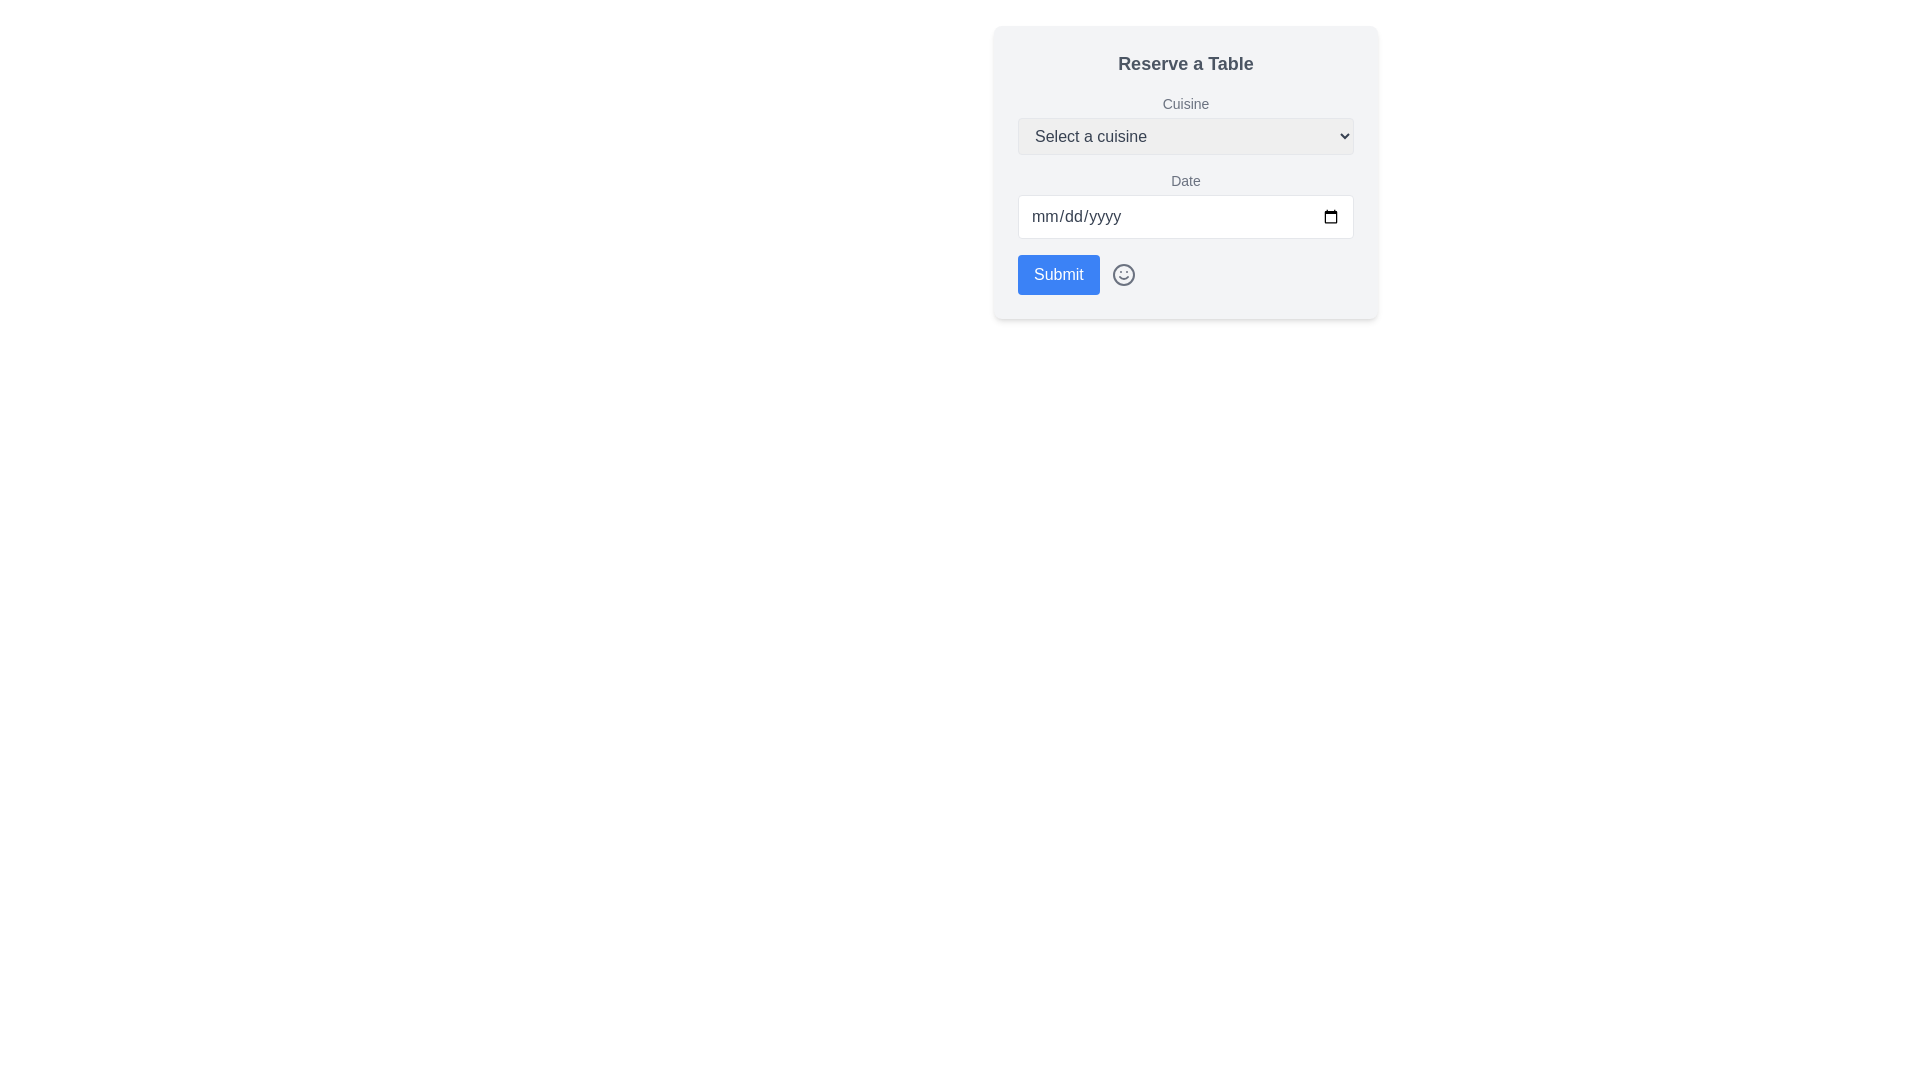 This screenshot has height=1080, width=1920. What do you see at coordinates (1185, 104) in the screenshot?
I see `the 'Cuisine' label that displays the word 'Cuisine' in smaller gray font, located above the dropdown menu labeled 'Select a cuisine' in the 'Reserve a Table' section` at bounding box center [1185, 104].